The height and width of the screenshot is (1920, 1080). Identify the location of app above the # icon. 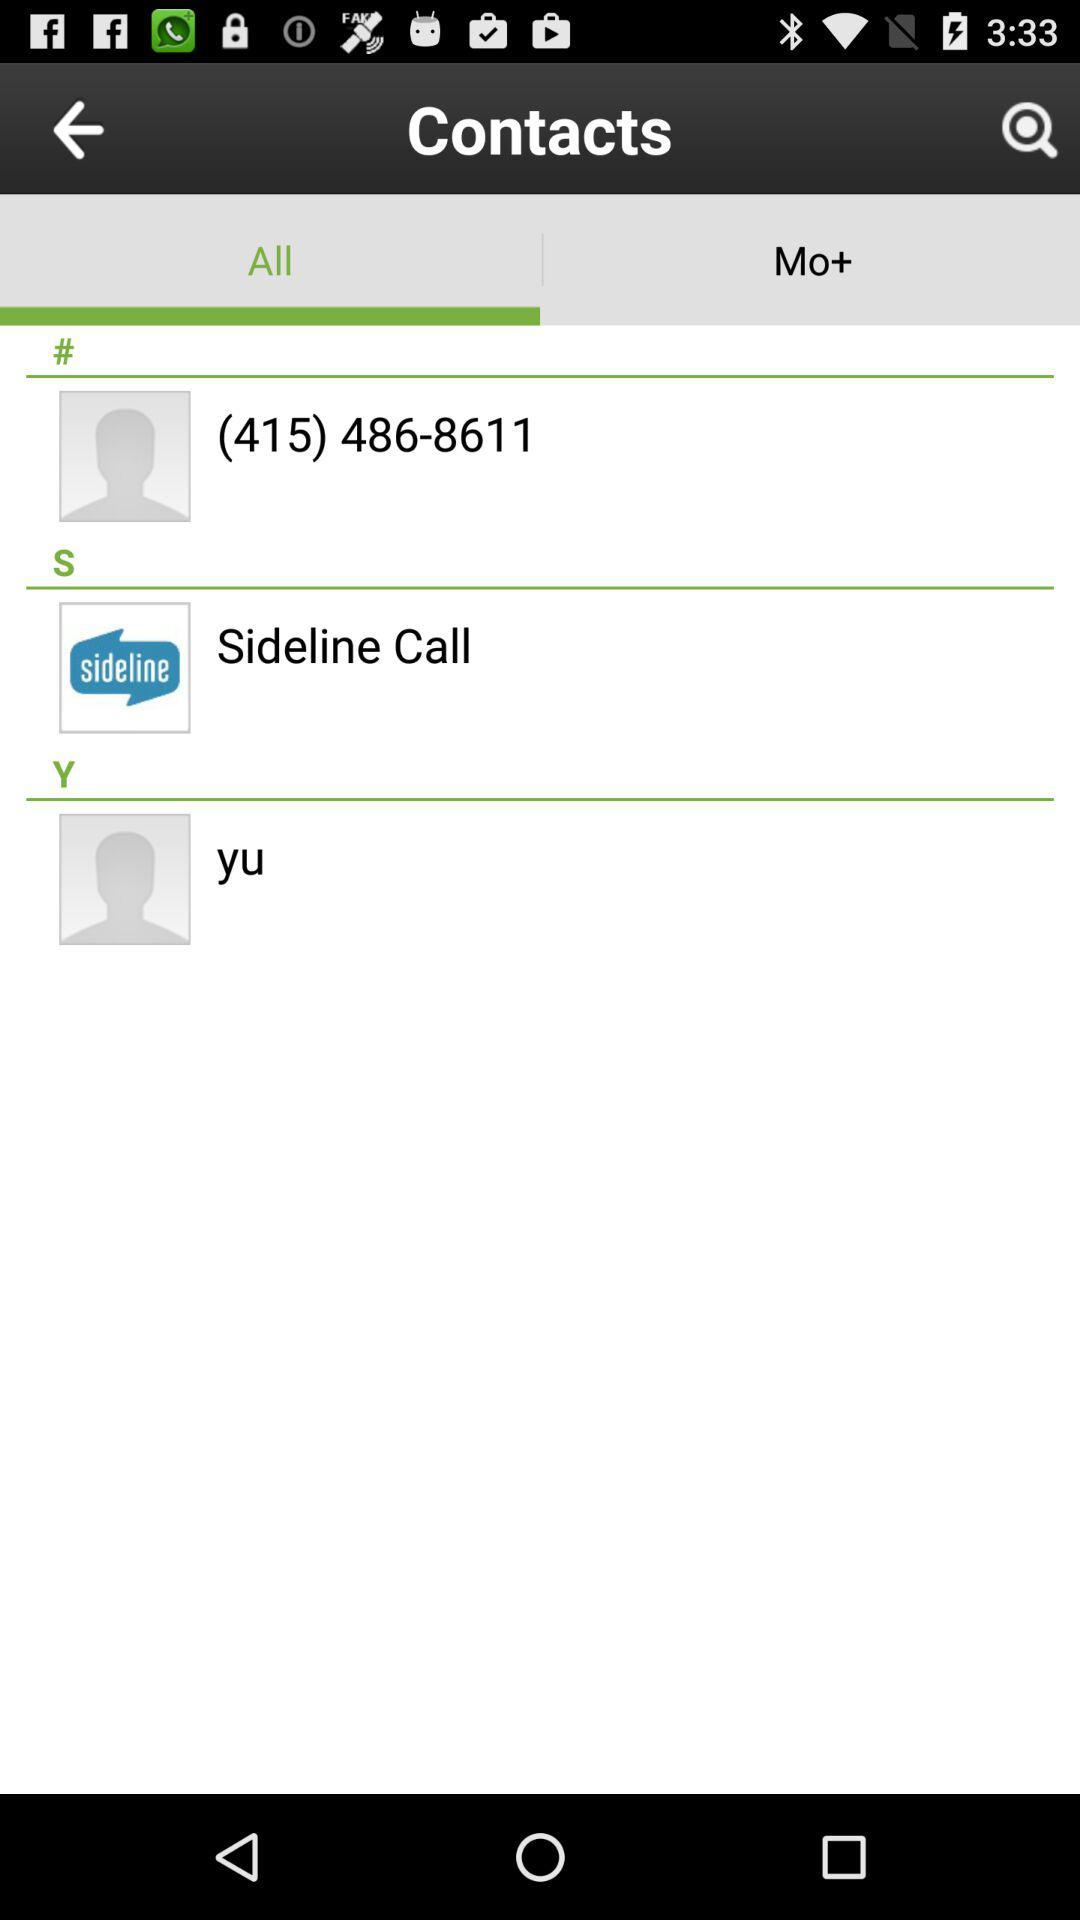
(270, 258).